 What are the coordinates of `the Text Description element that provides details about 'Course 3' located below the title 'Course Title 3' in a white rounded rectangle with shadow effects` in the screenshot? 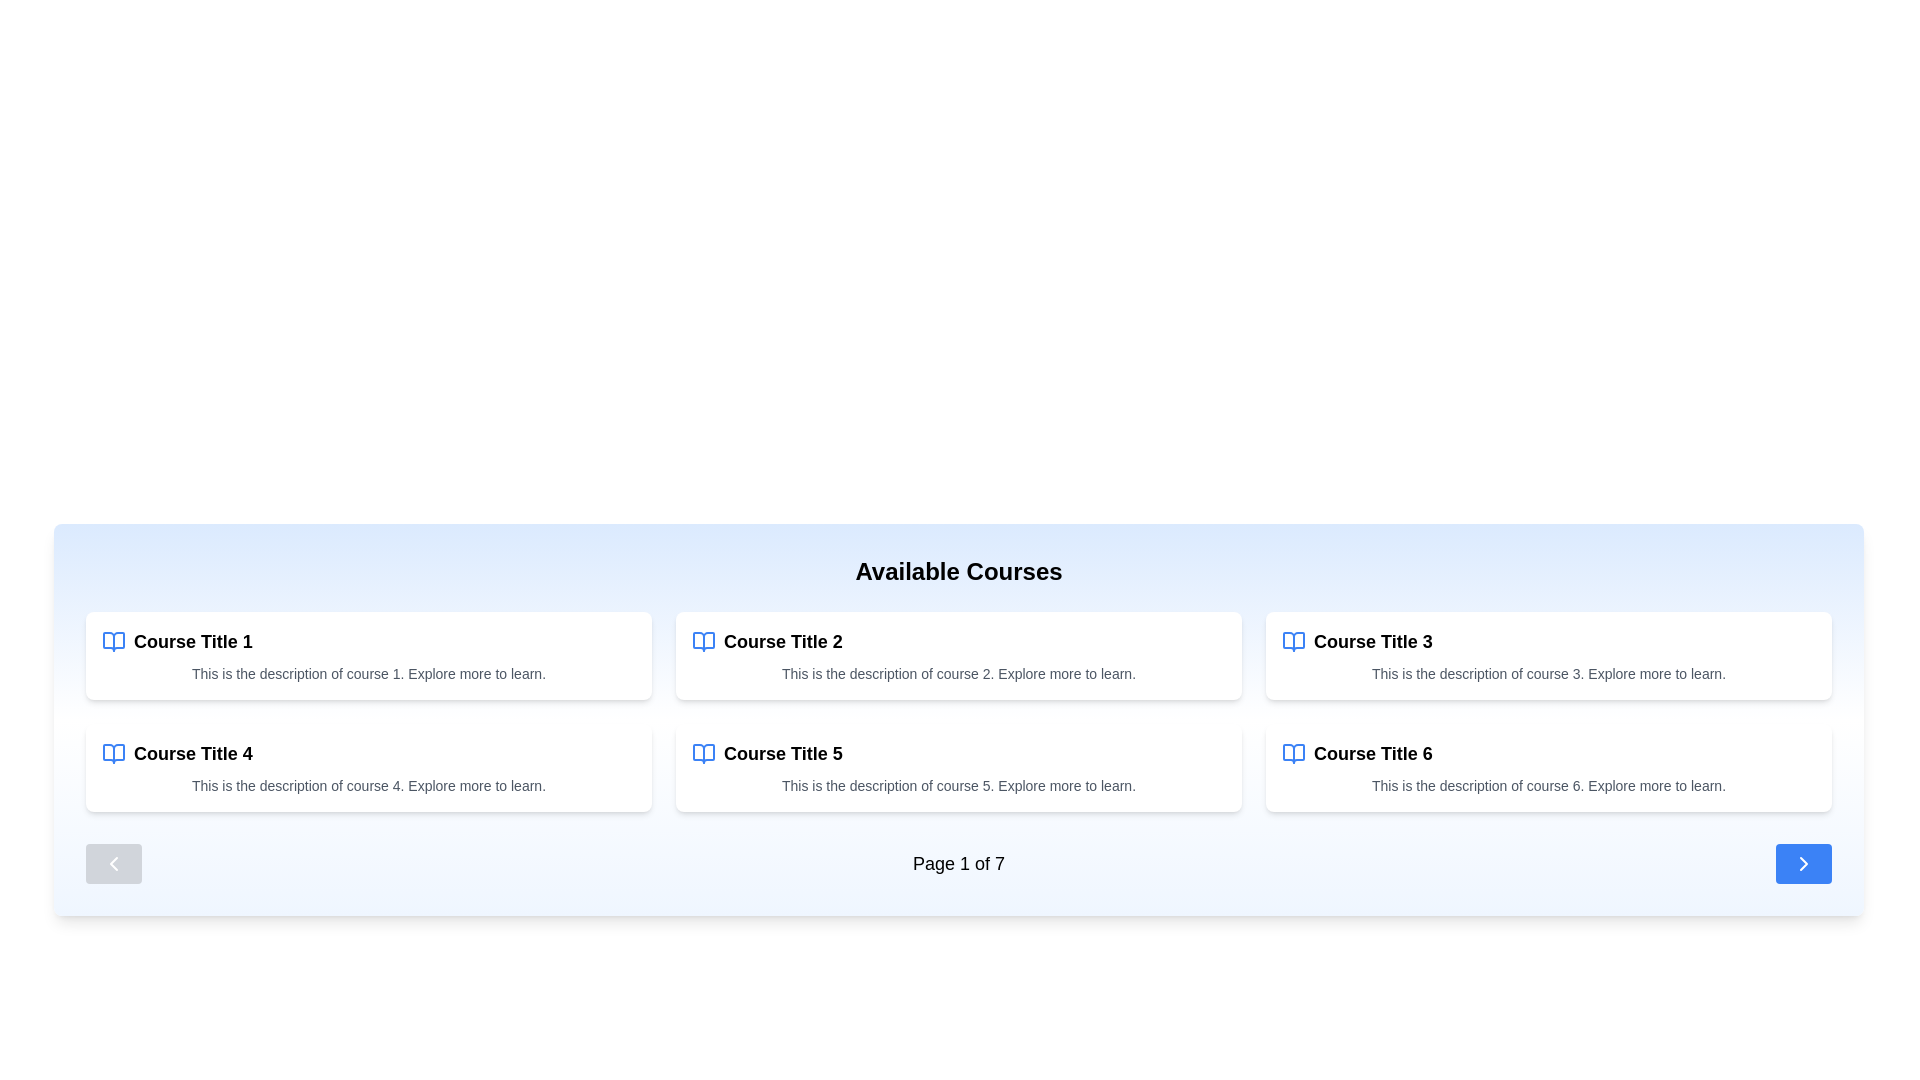 It's located at (1548, 674).